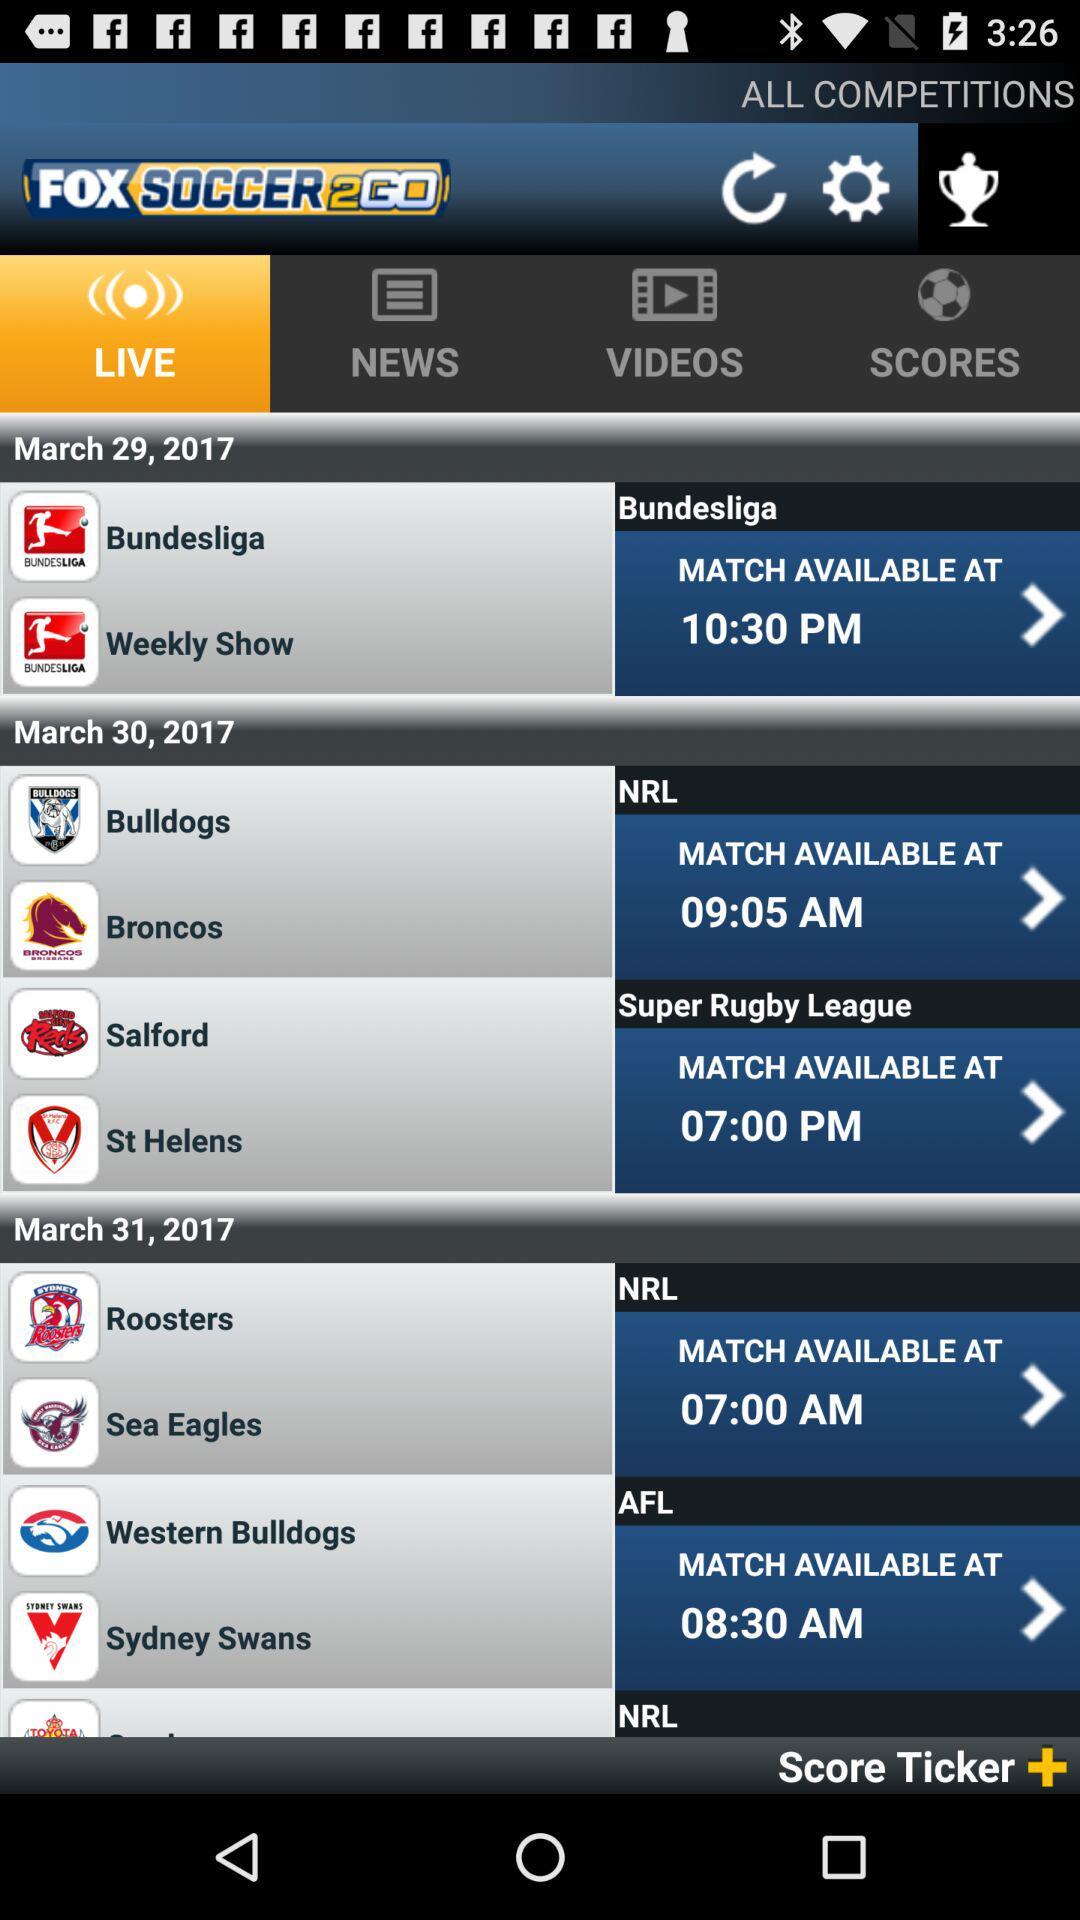 The height and width of the screenshot is (1920, 1080). What do you see at coordinates (208, 1636) in the screenshot?
I see `the app next to the 08:30 am` at bounding box center [208, 1636].